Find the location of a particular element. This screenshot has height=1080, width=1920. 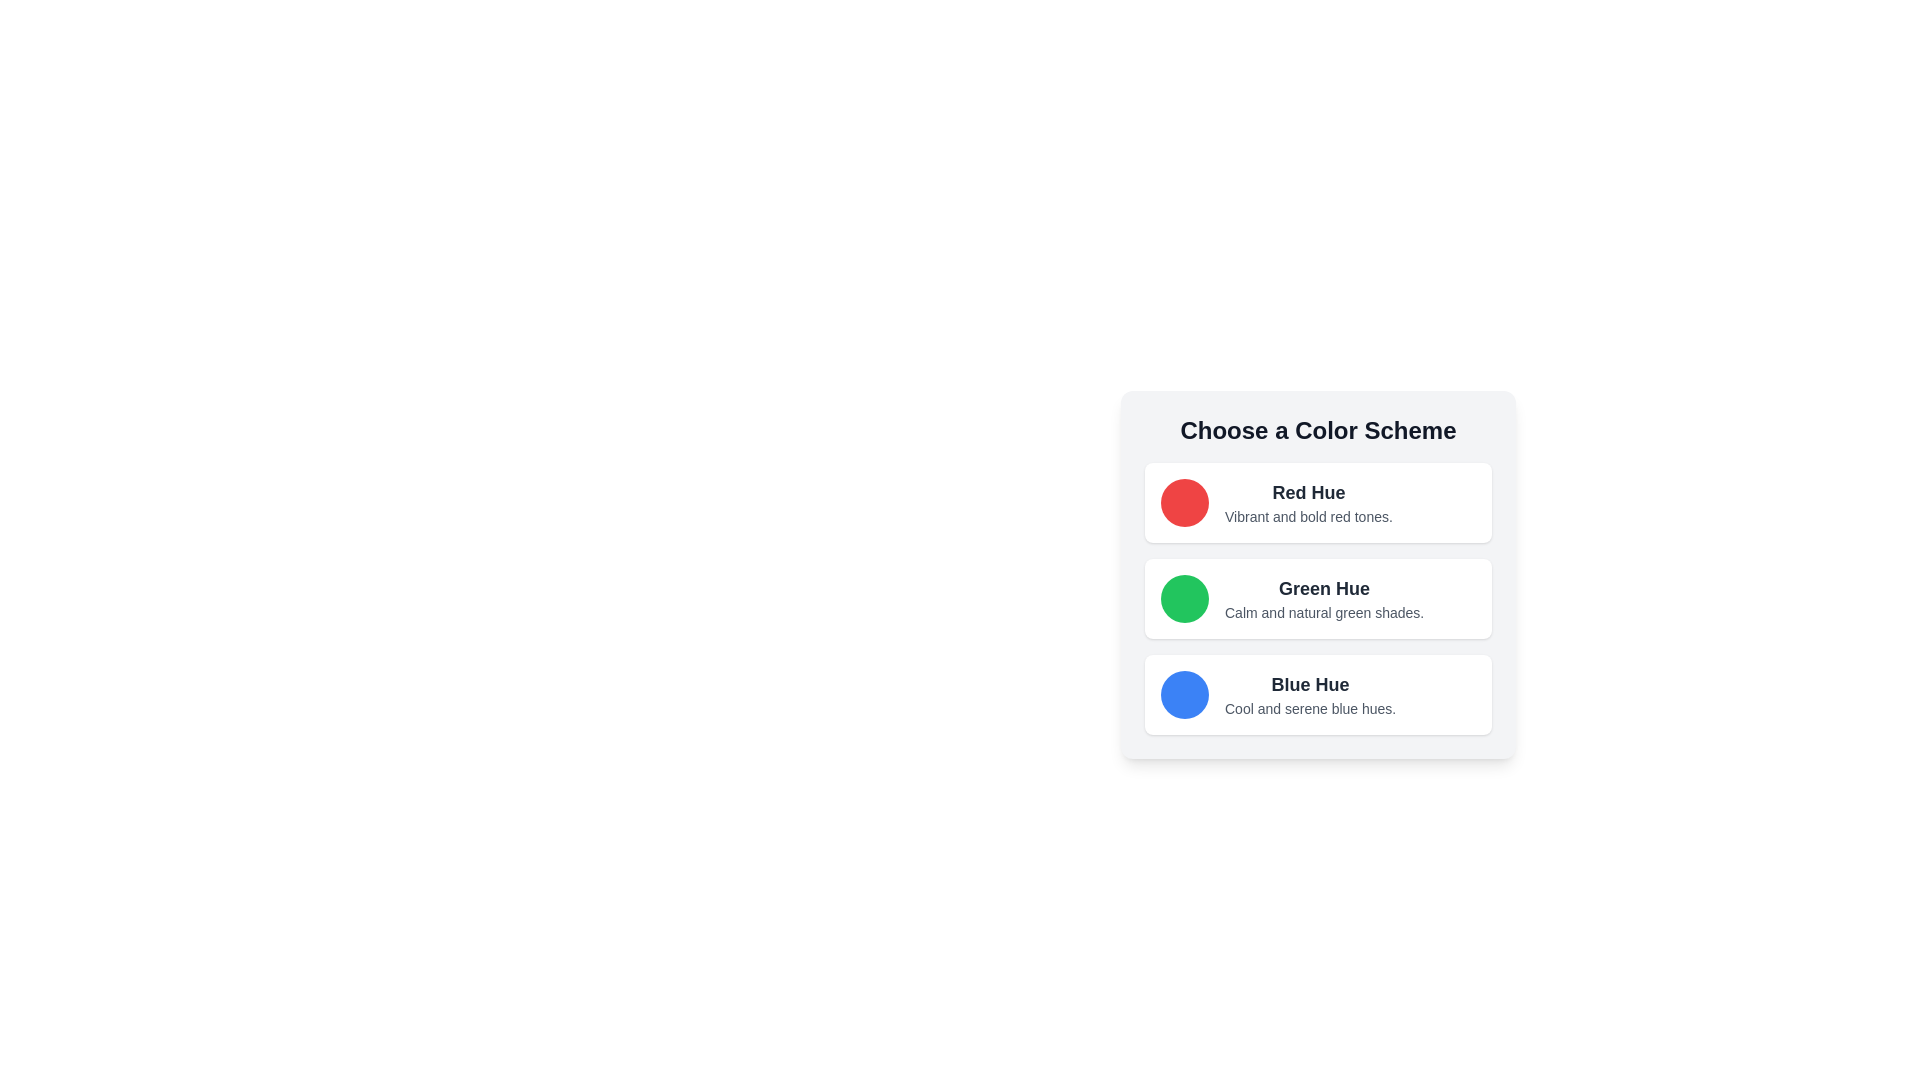

the text block displaying 'Blue Hue' and 'Cool and serene blue hues.' which is the third option in a vertical list, located beneath 'Green Hue' and to the right of a blue circular icon is located at coordinates (1310, 693).